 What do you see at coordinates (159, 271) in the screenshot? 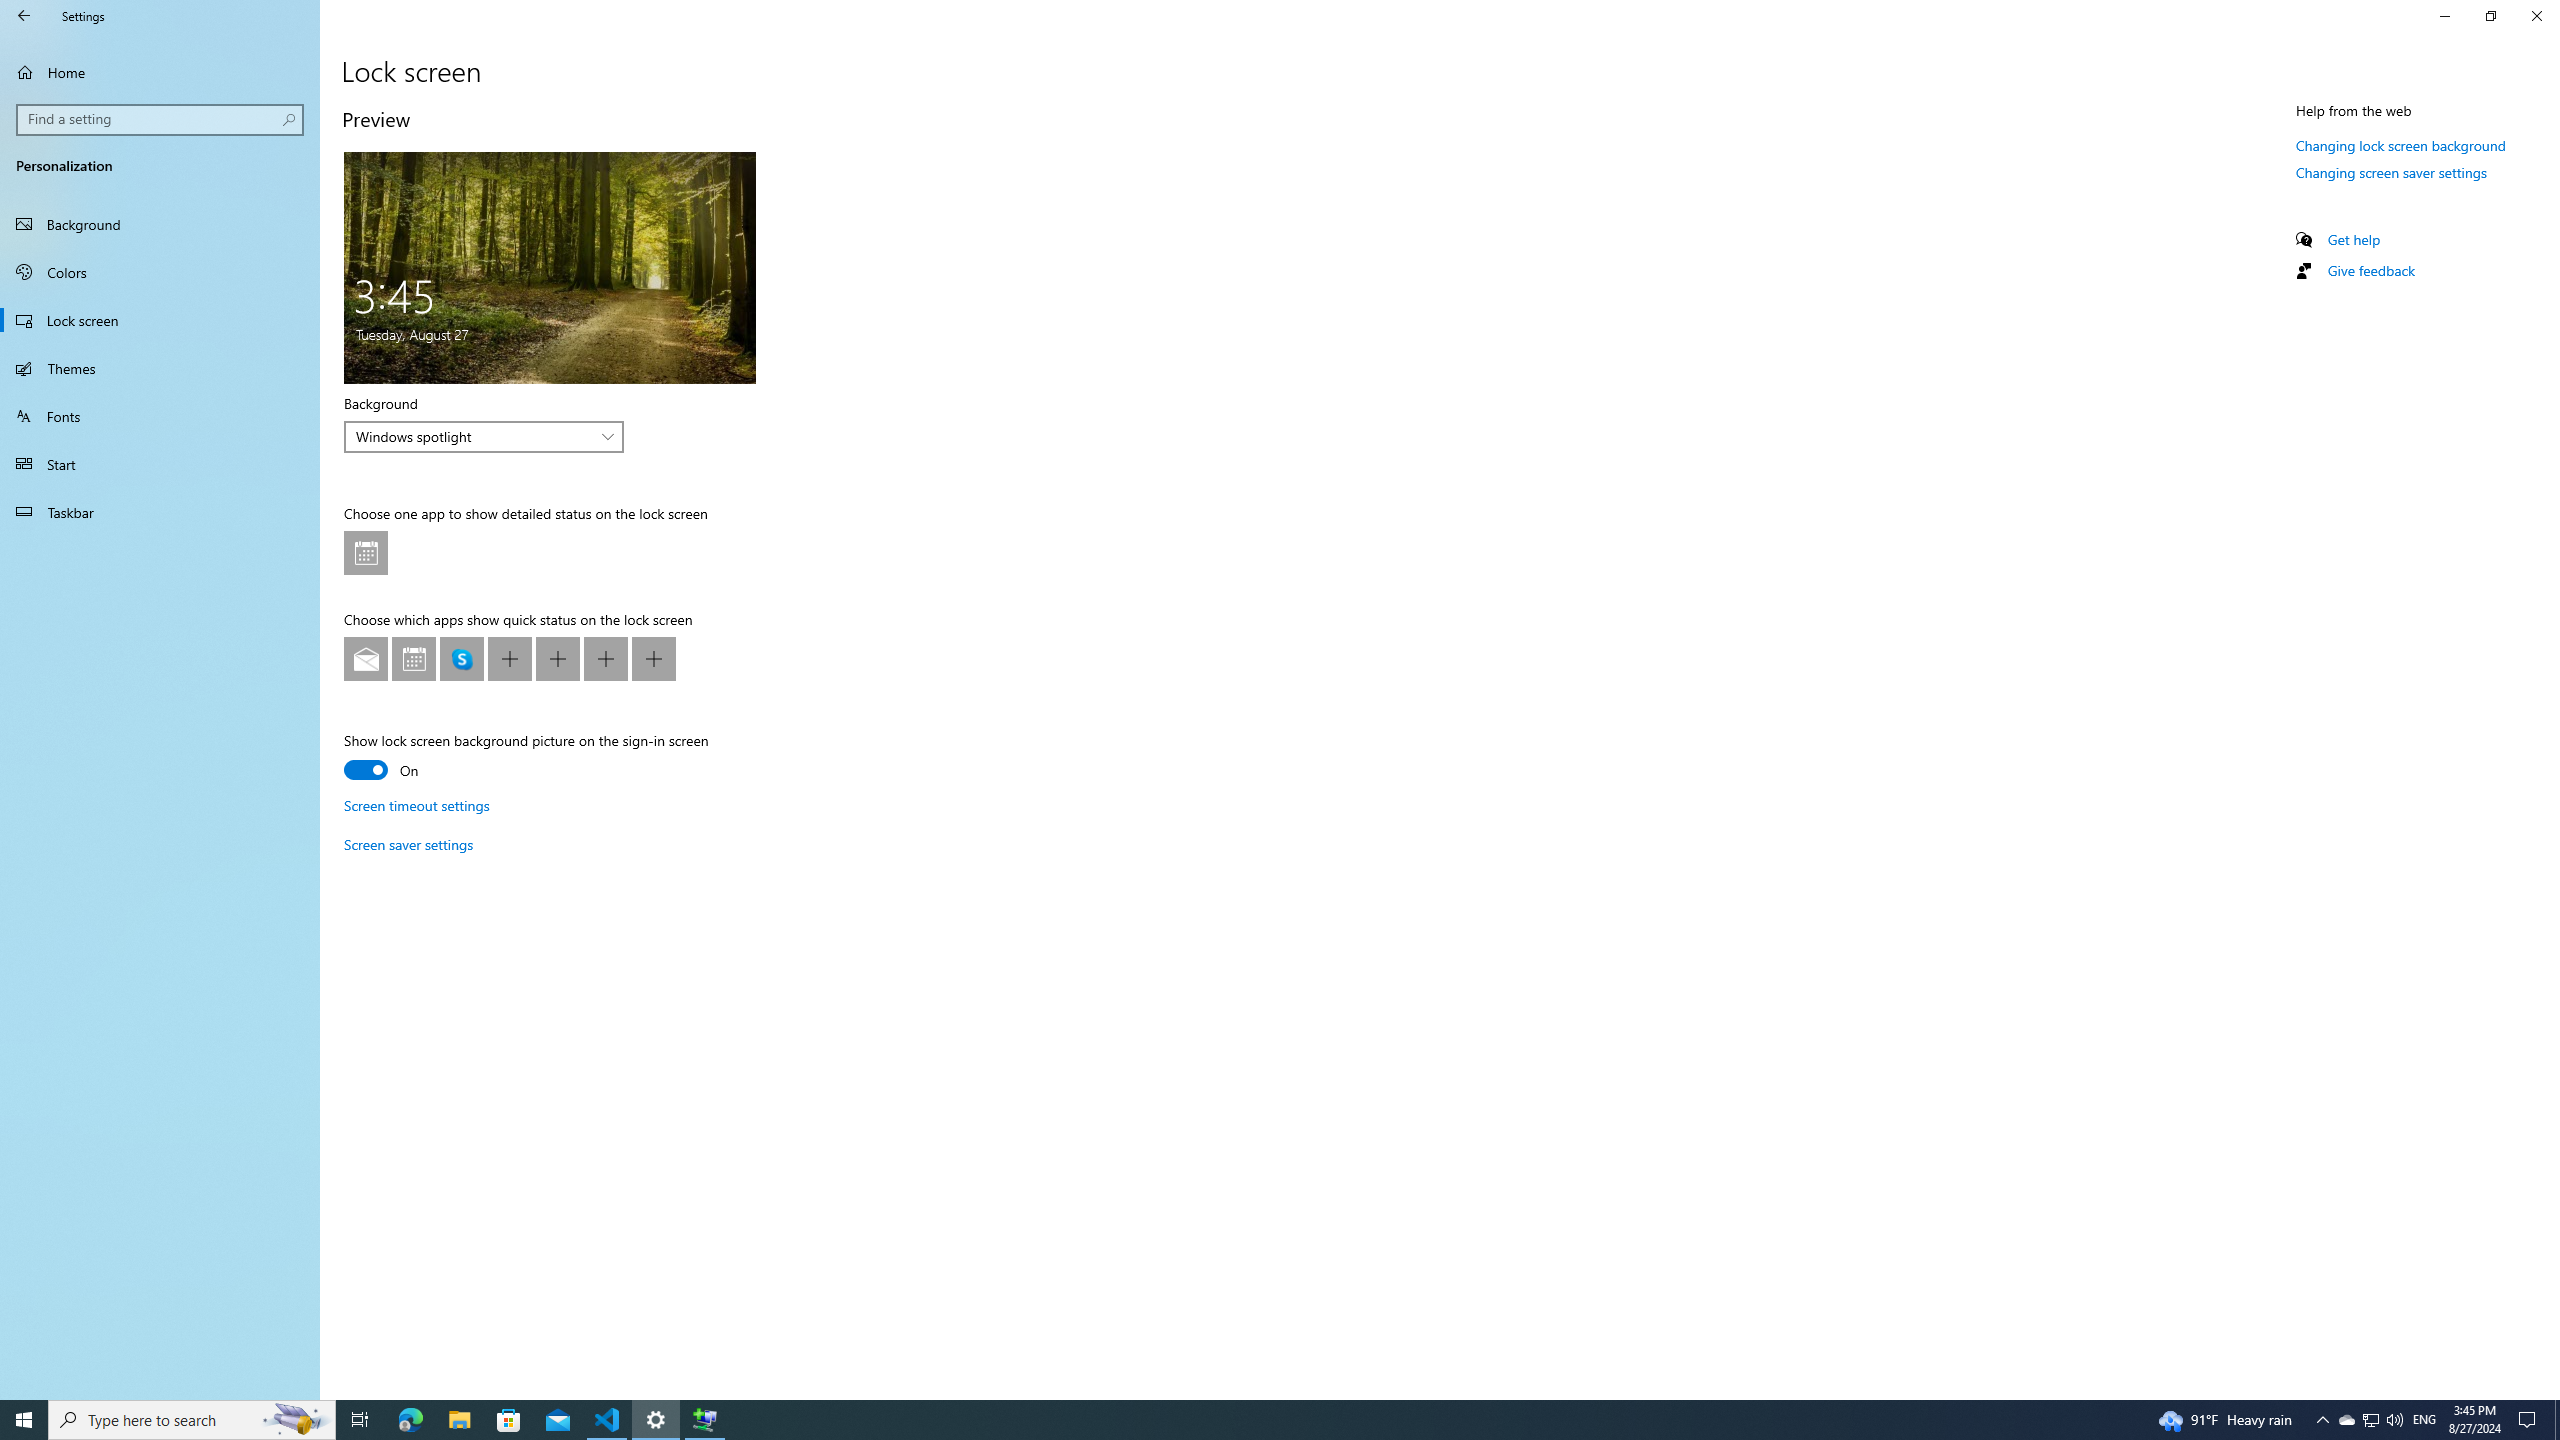
I see `'Colors'` at bounding box center [159, 271].